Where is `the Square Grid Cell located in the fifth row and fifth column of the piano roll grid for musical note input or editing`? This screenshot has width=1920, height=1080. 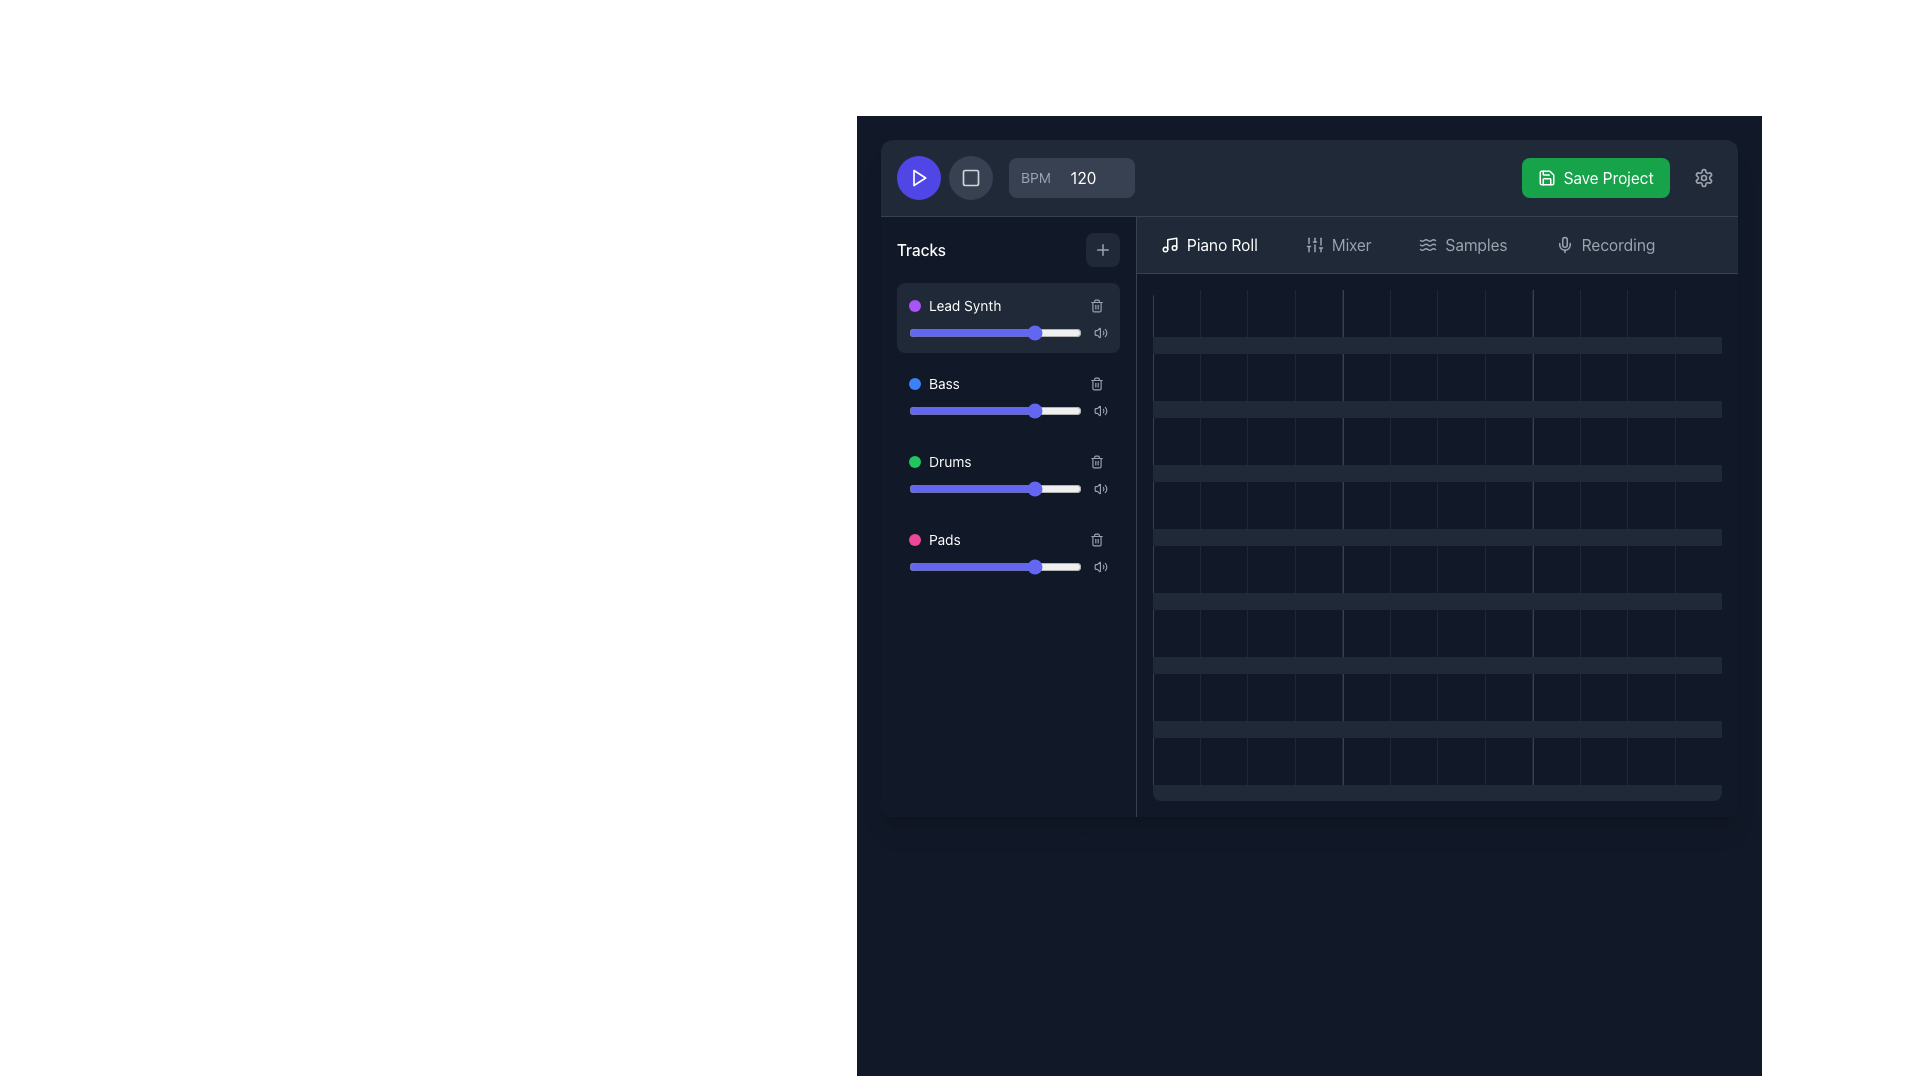
the Square Grid Cell located in the fifth row and fifth column of the piano roll grid for musical note input or editing is located at coordinates (1412, 504).